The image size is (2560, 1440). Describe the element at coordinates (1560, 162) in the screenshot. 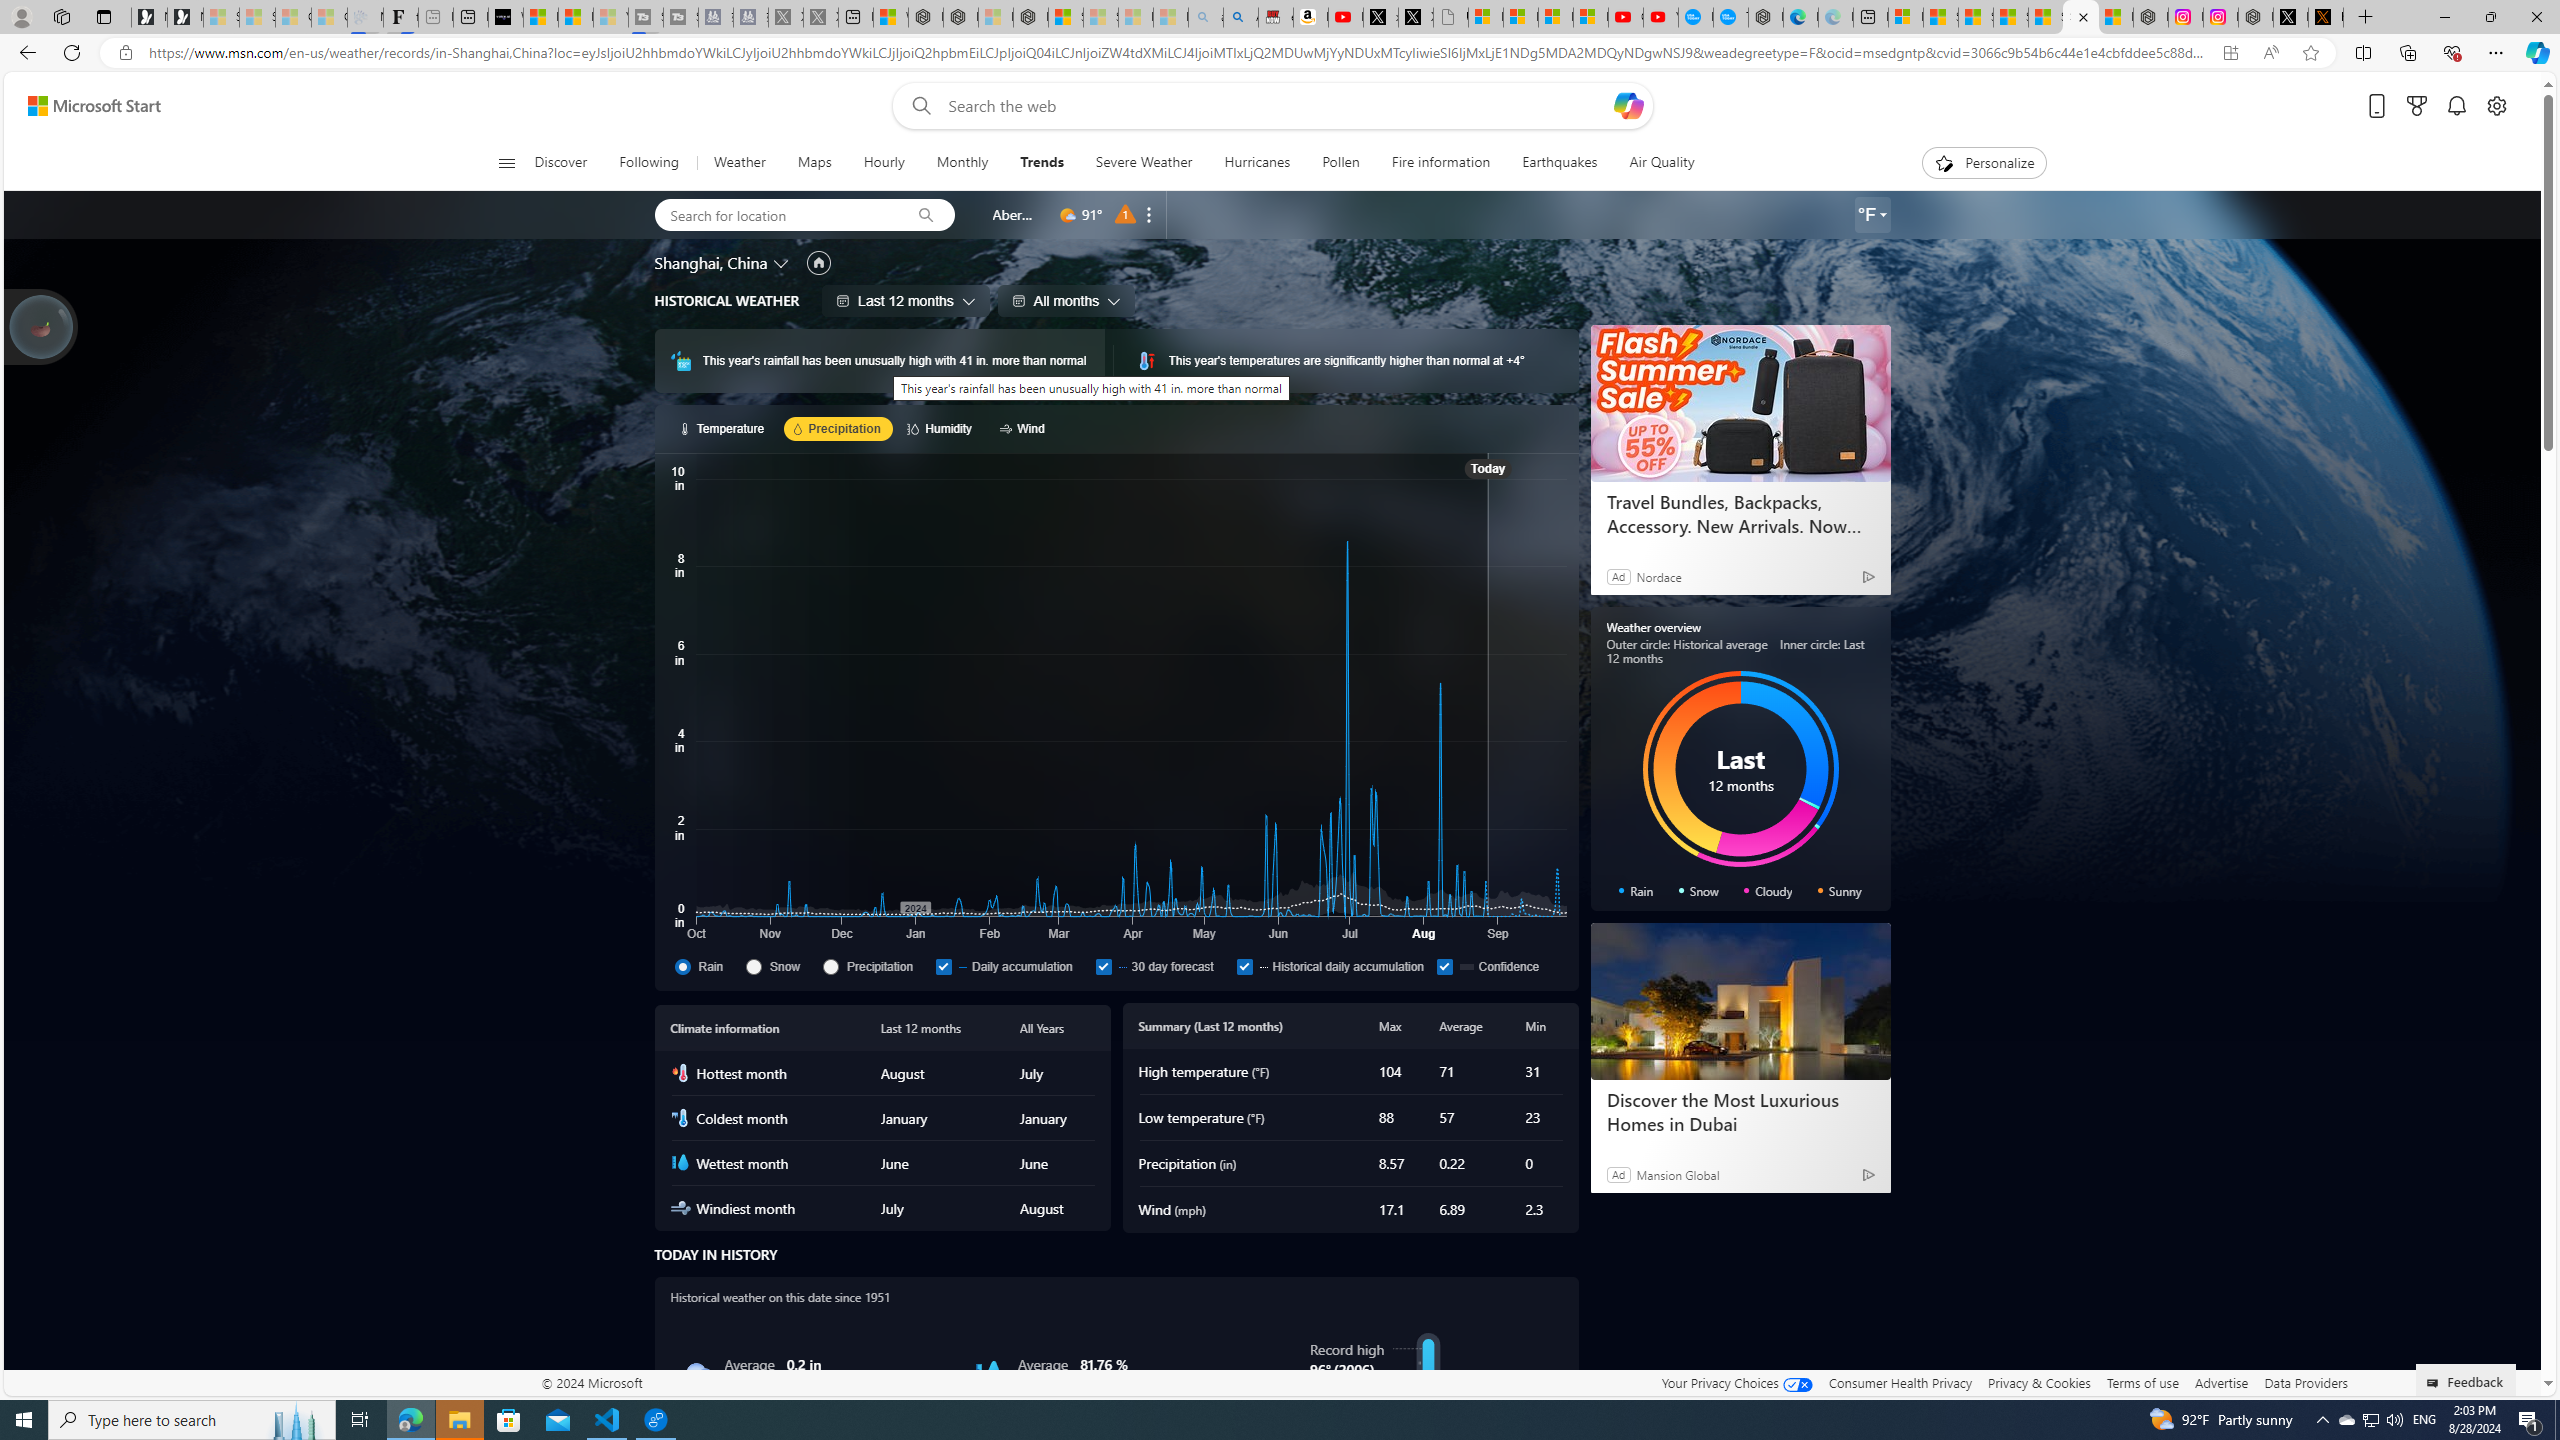

I see `'Earthquakes'` at that location.